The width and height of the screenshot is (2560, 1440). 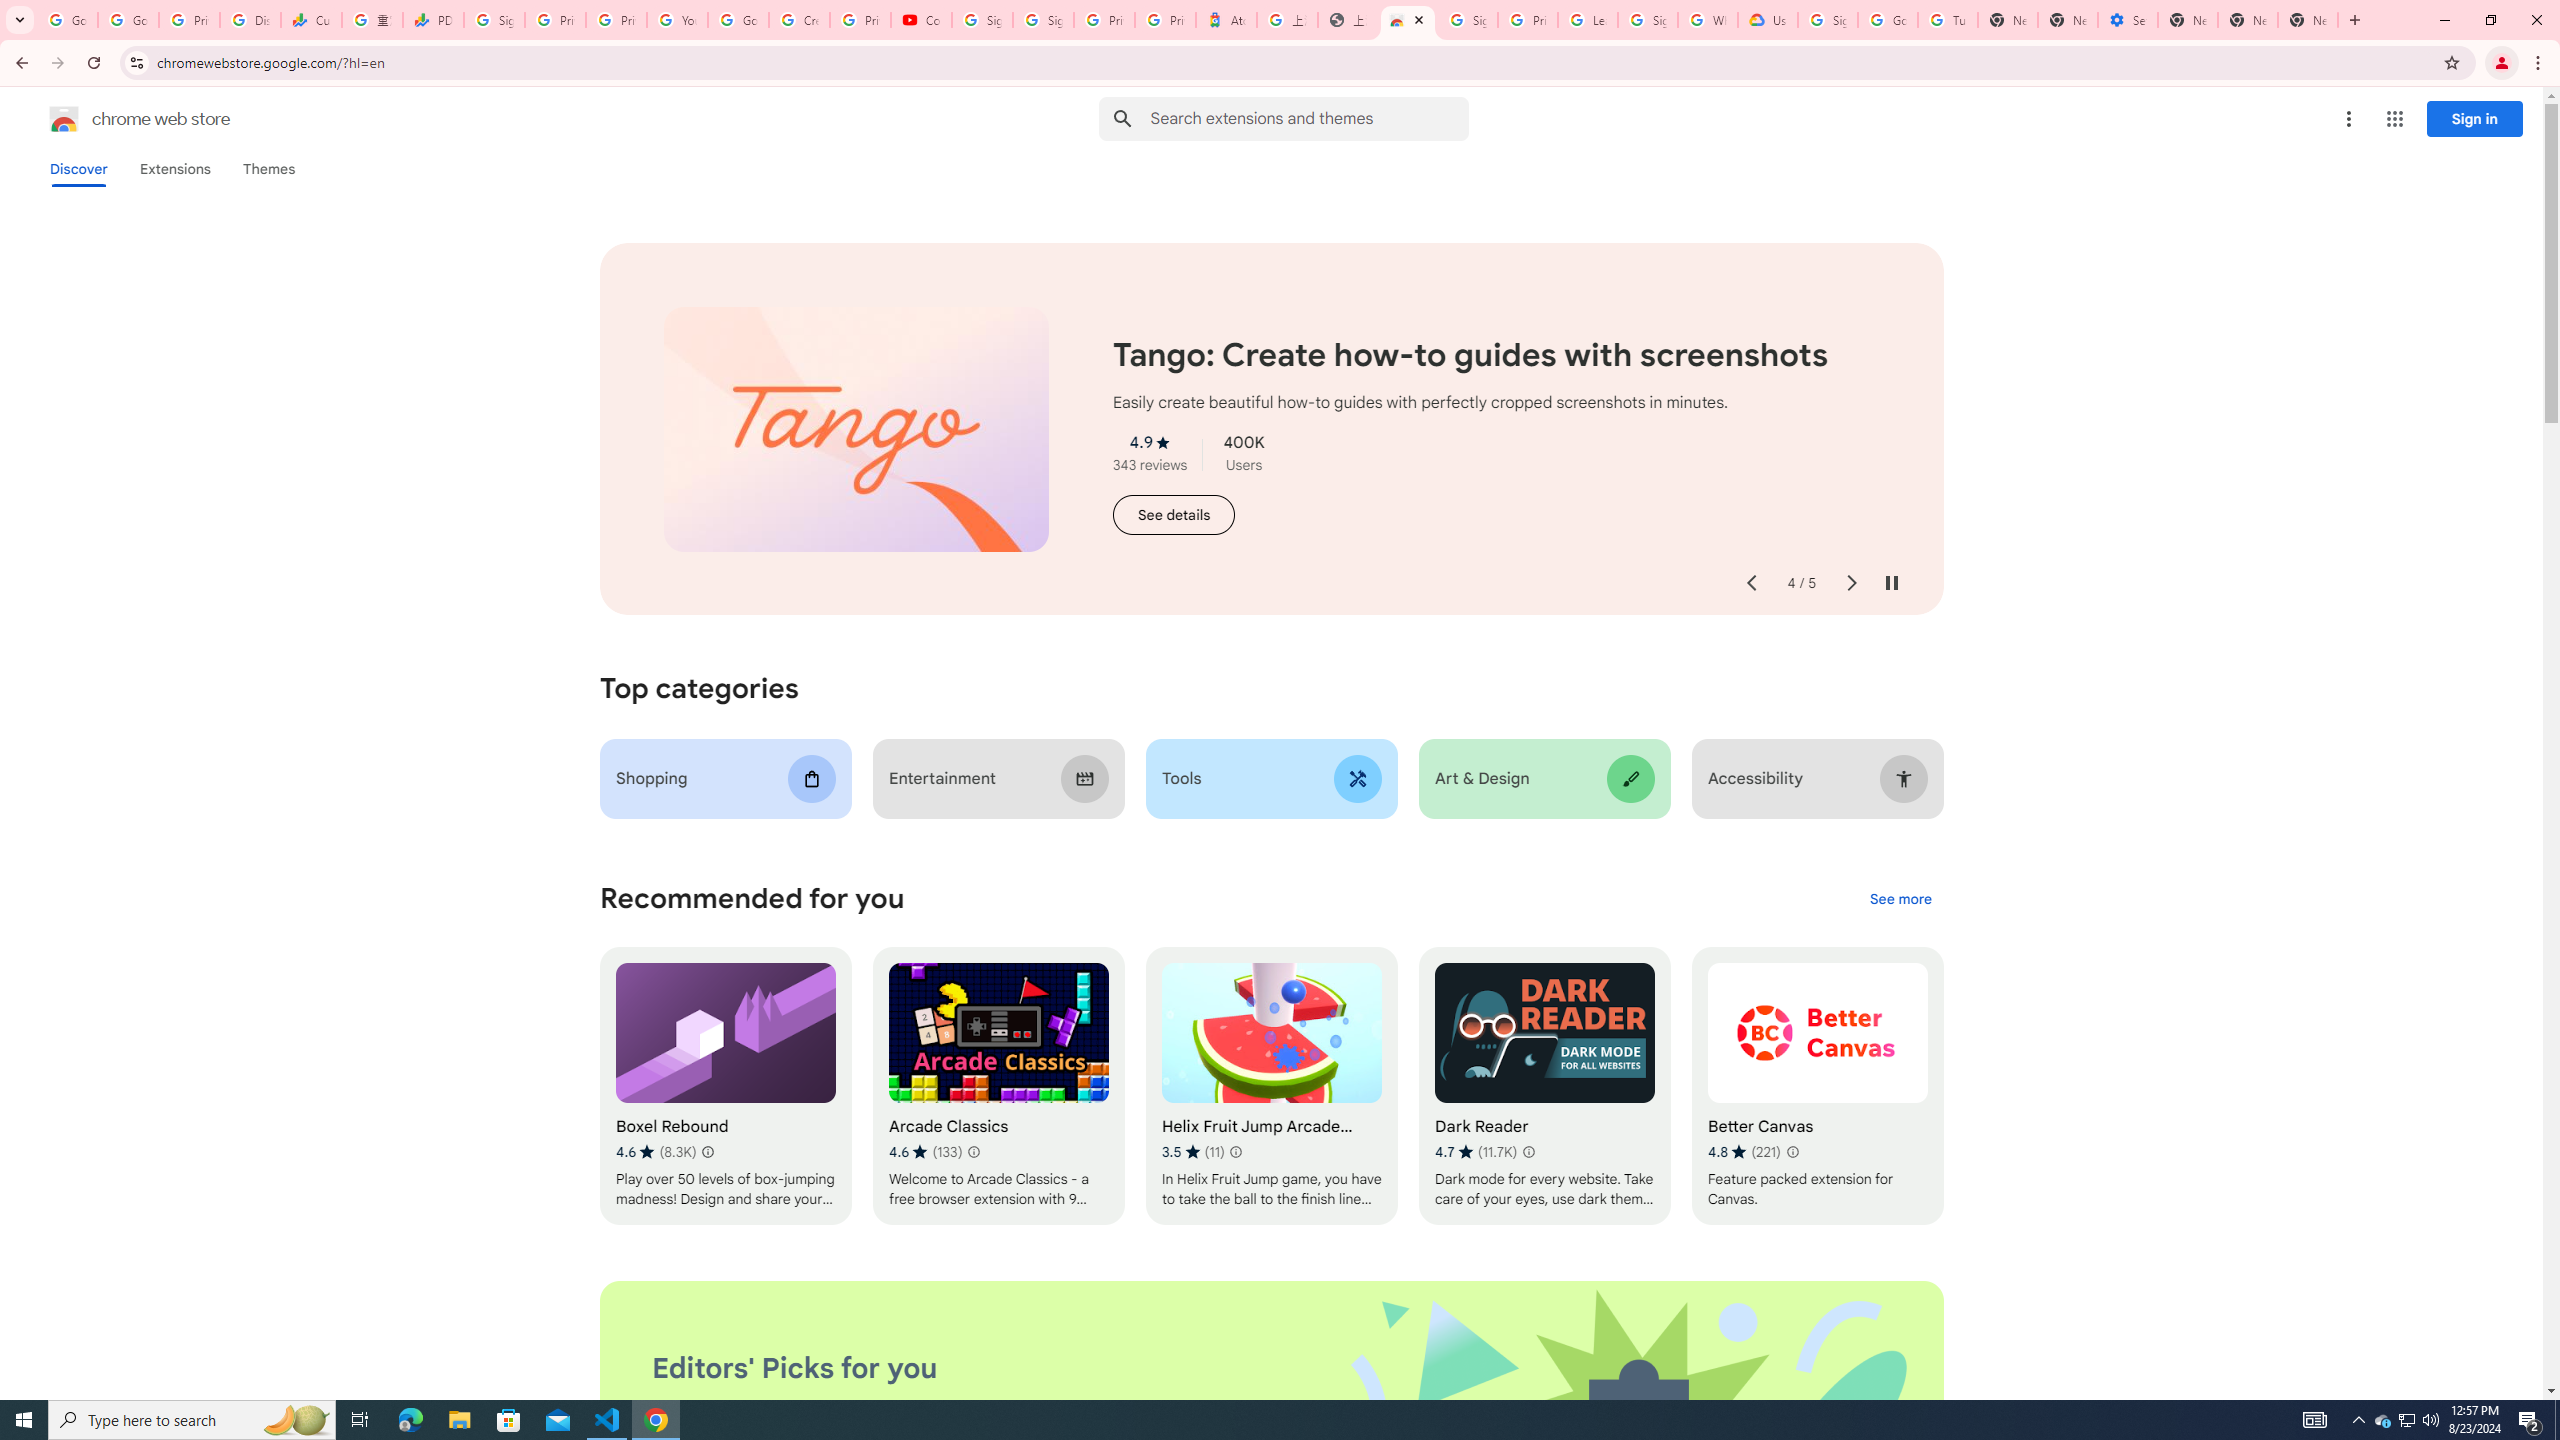 I want to click on 'Average rating 4.8 out of 5 stars. 221 ratings.', so click(x=1744, y=1152).